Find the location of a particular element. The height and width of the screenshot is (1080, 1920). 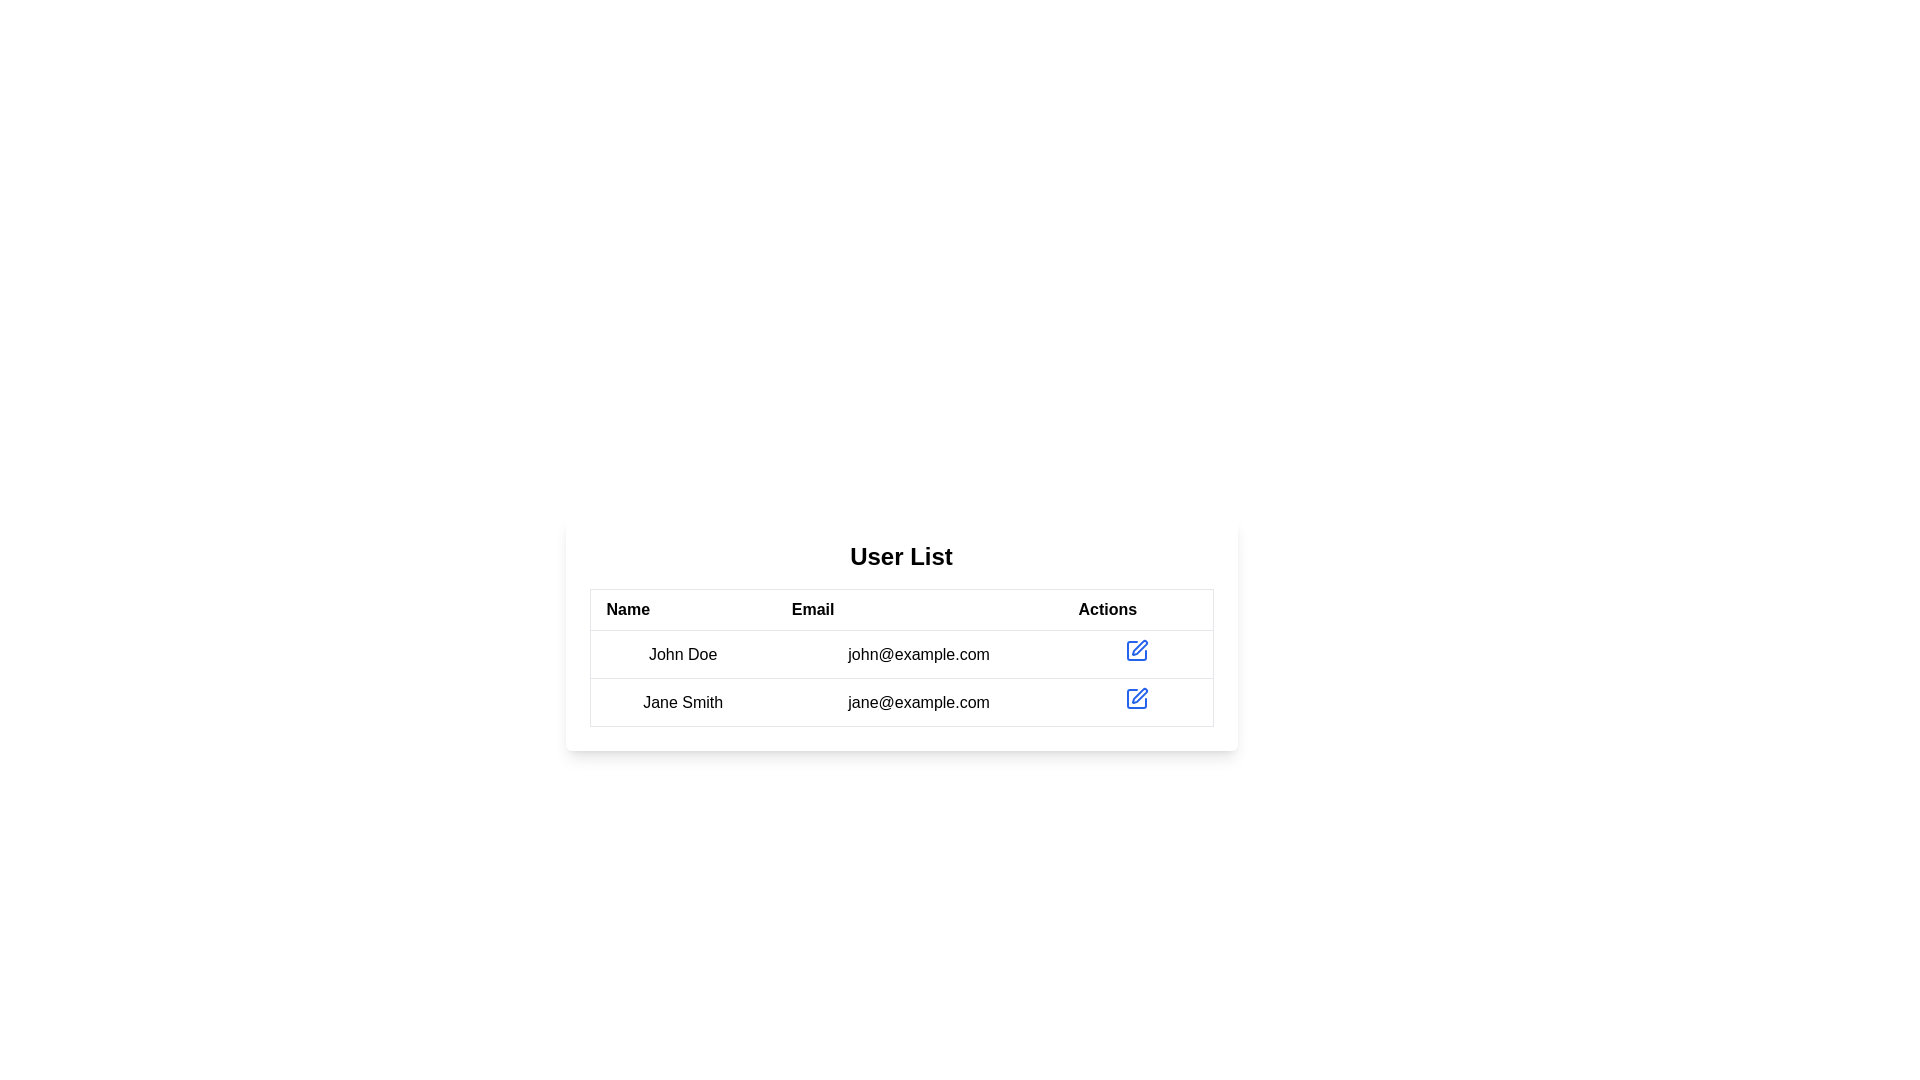

the 'edit' icon for the user 'Jane Smith' in the 'Actions' column is located at coordinates (1137, 651).